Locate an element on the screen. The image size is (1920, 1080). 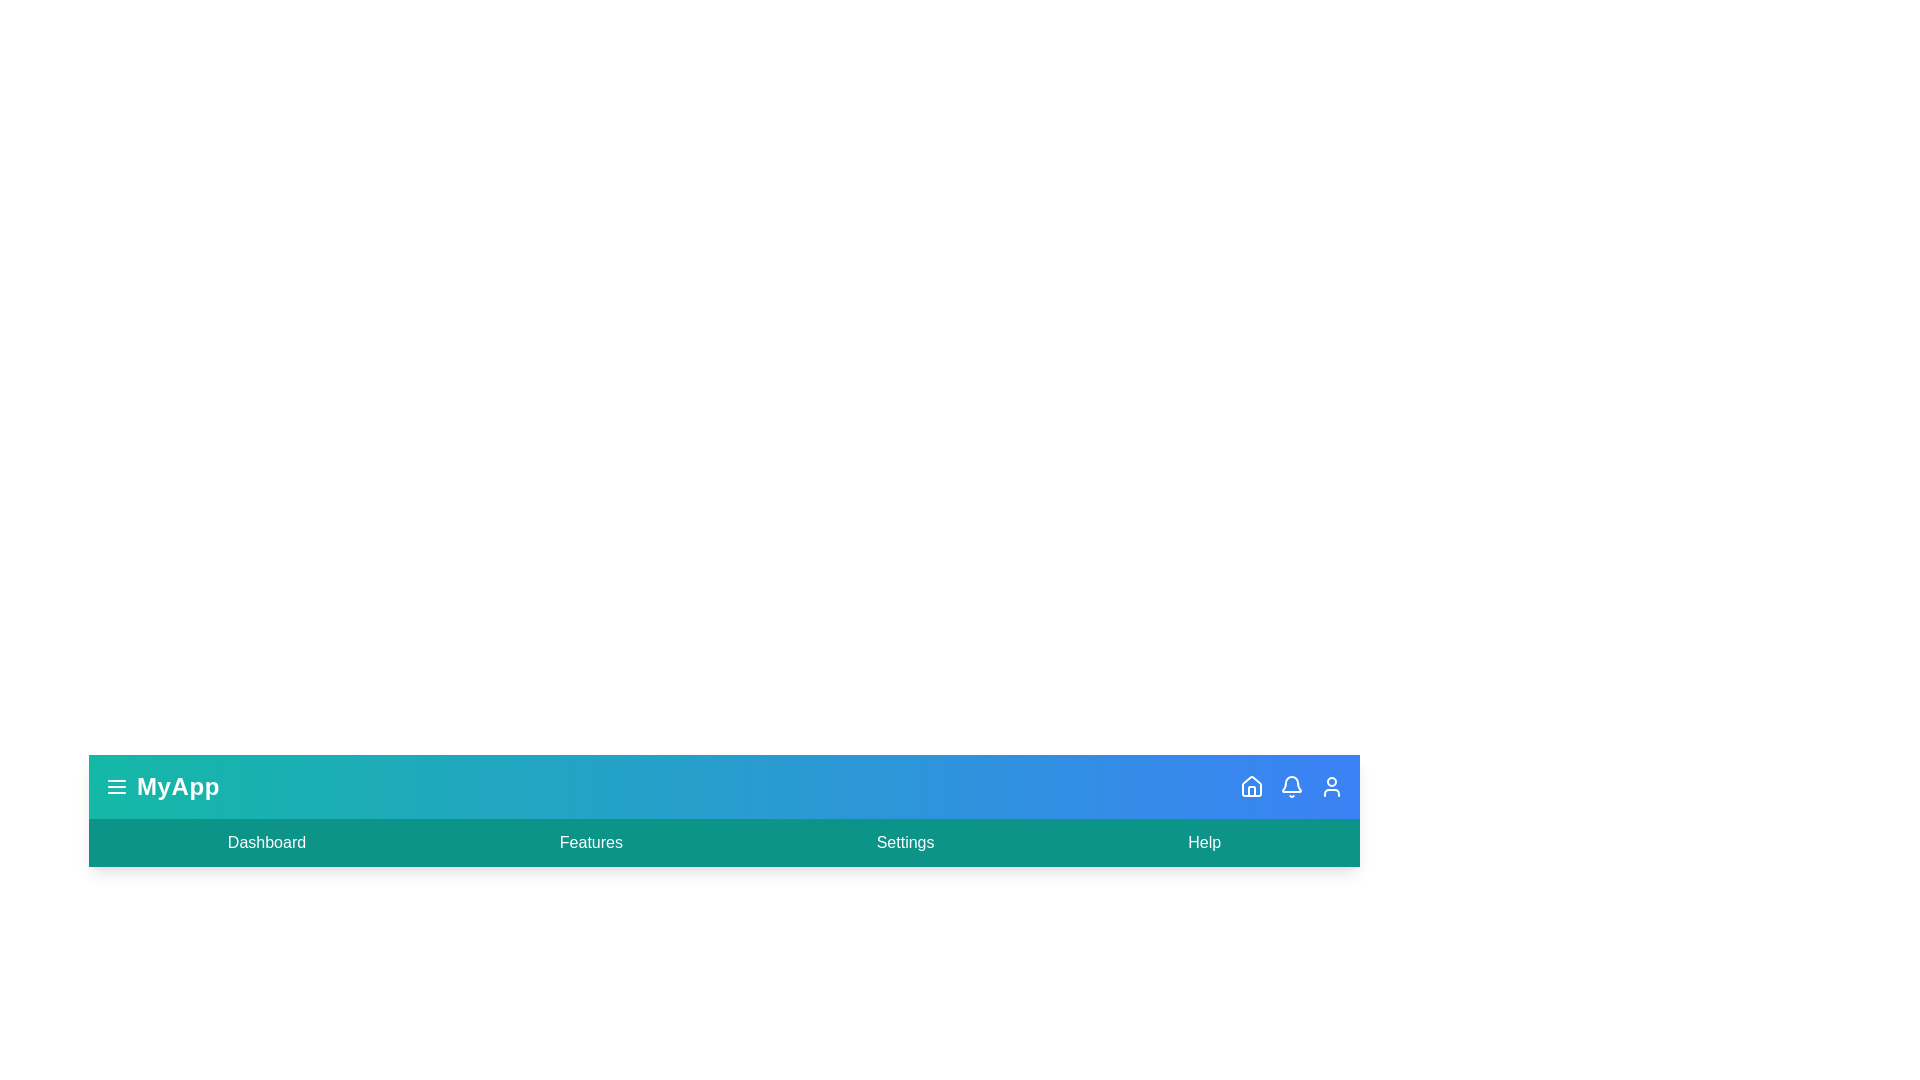
the menu button to toggle the menu visibility is located at coordinates (115, 785).